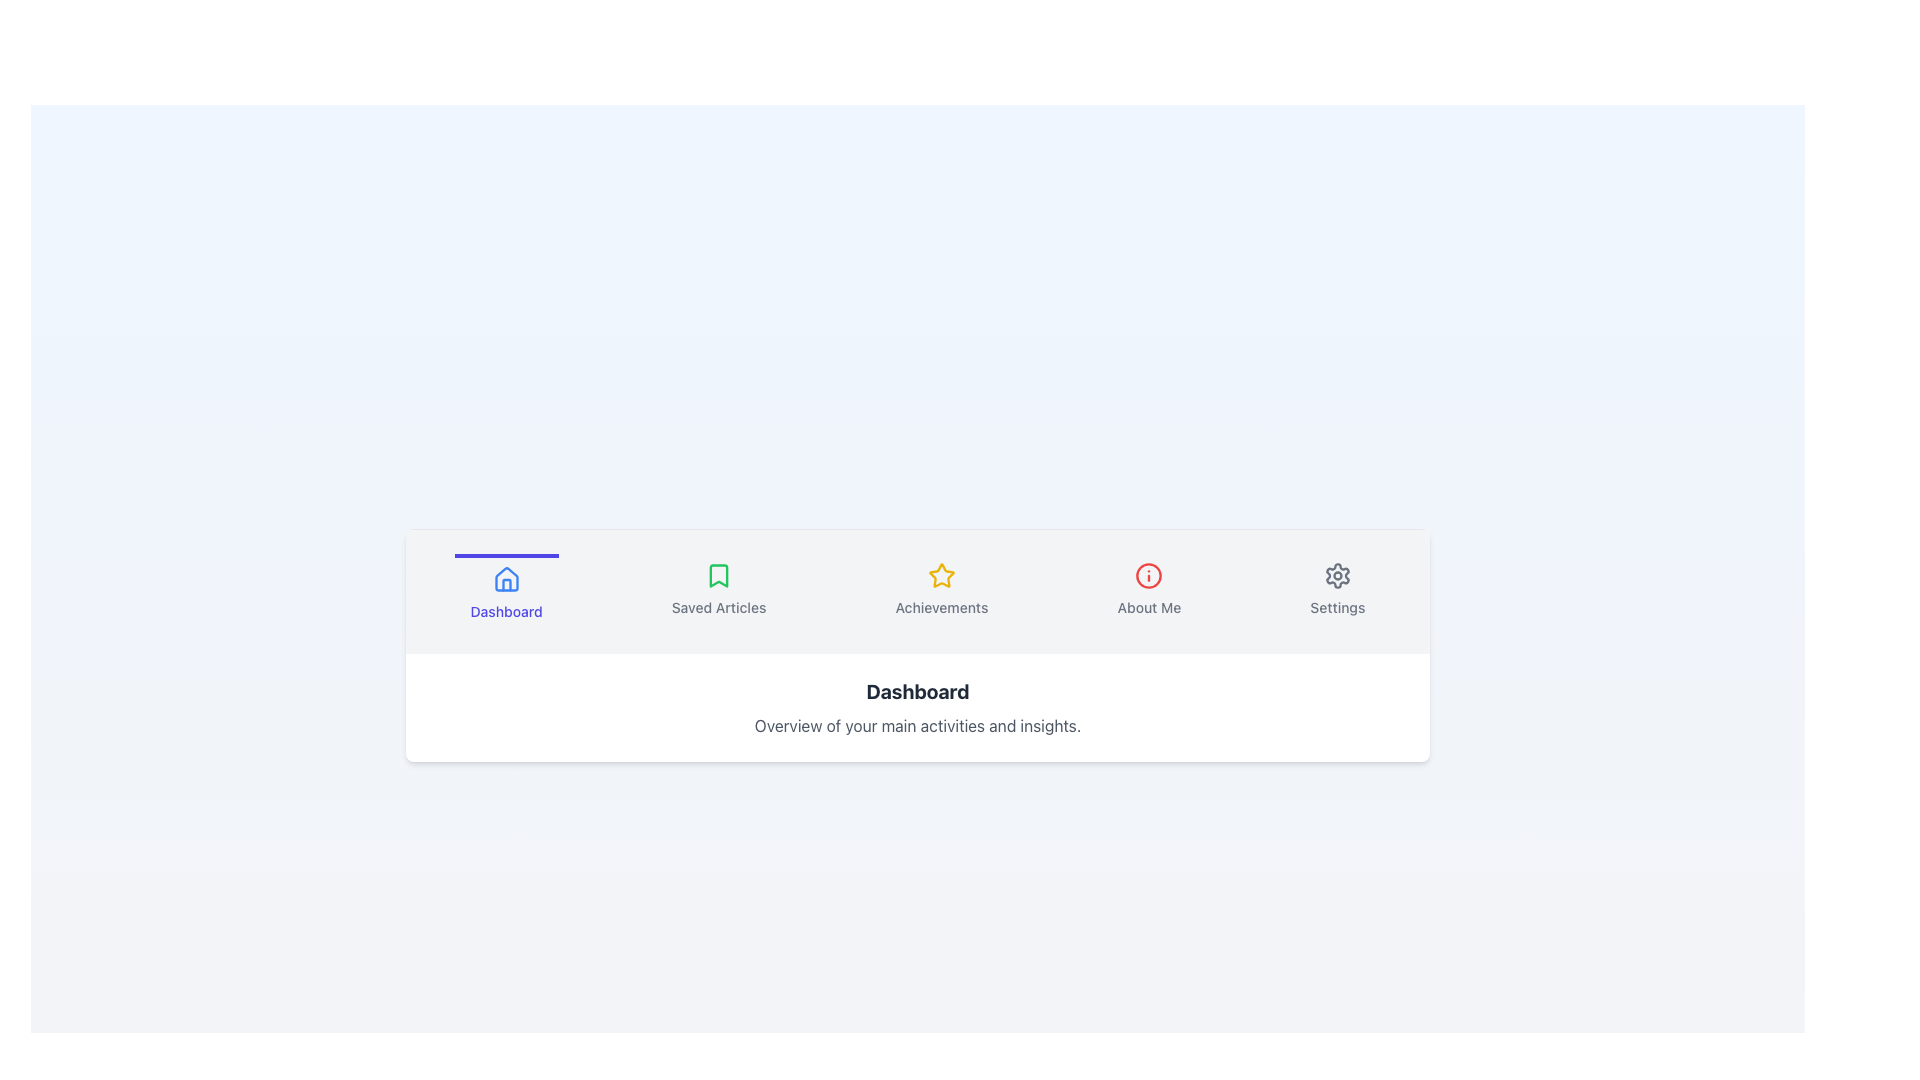 The height and width of the screenshot is (1080, 1920). Describe the element at coordinates (916, 690) in the screenshot. I see `the static text label indicating the current active section as 'Dashboard.'` at that location.